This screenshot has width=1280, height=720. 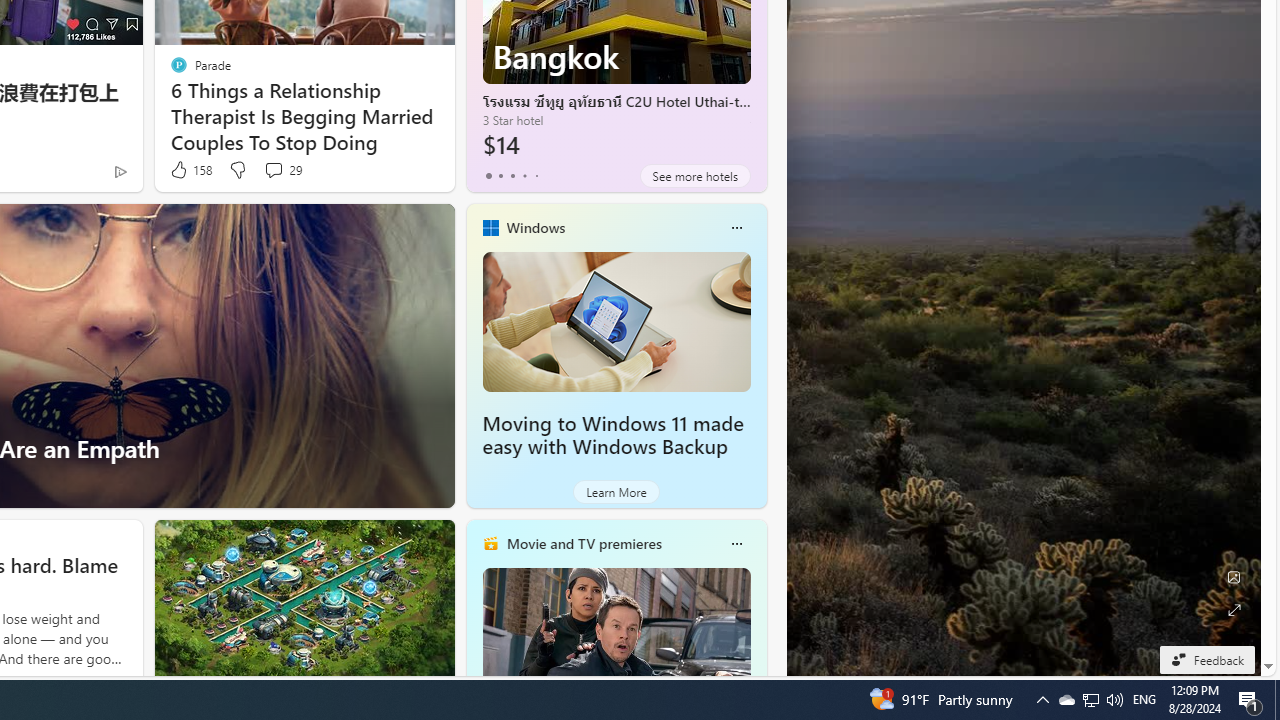 I want to click on 'View comments 29 Comment', so click(x=281, y=169).